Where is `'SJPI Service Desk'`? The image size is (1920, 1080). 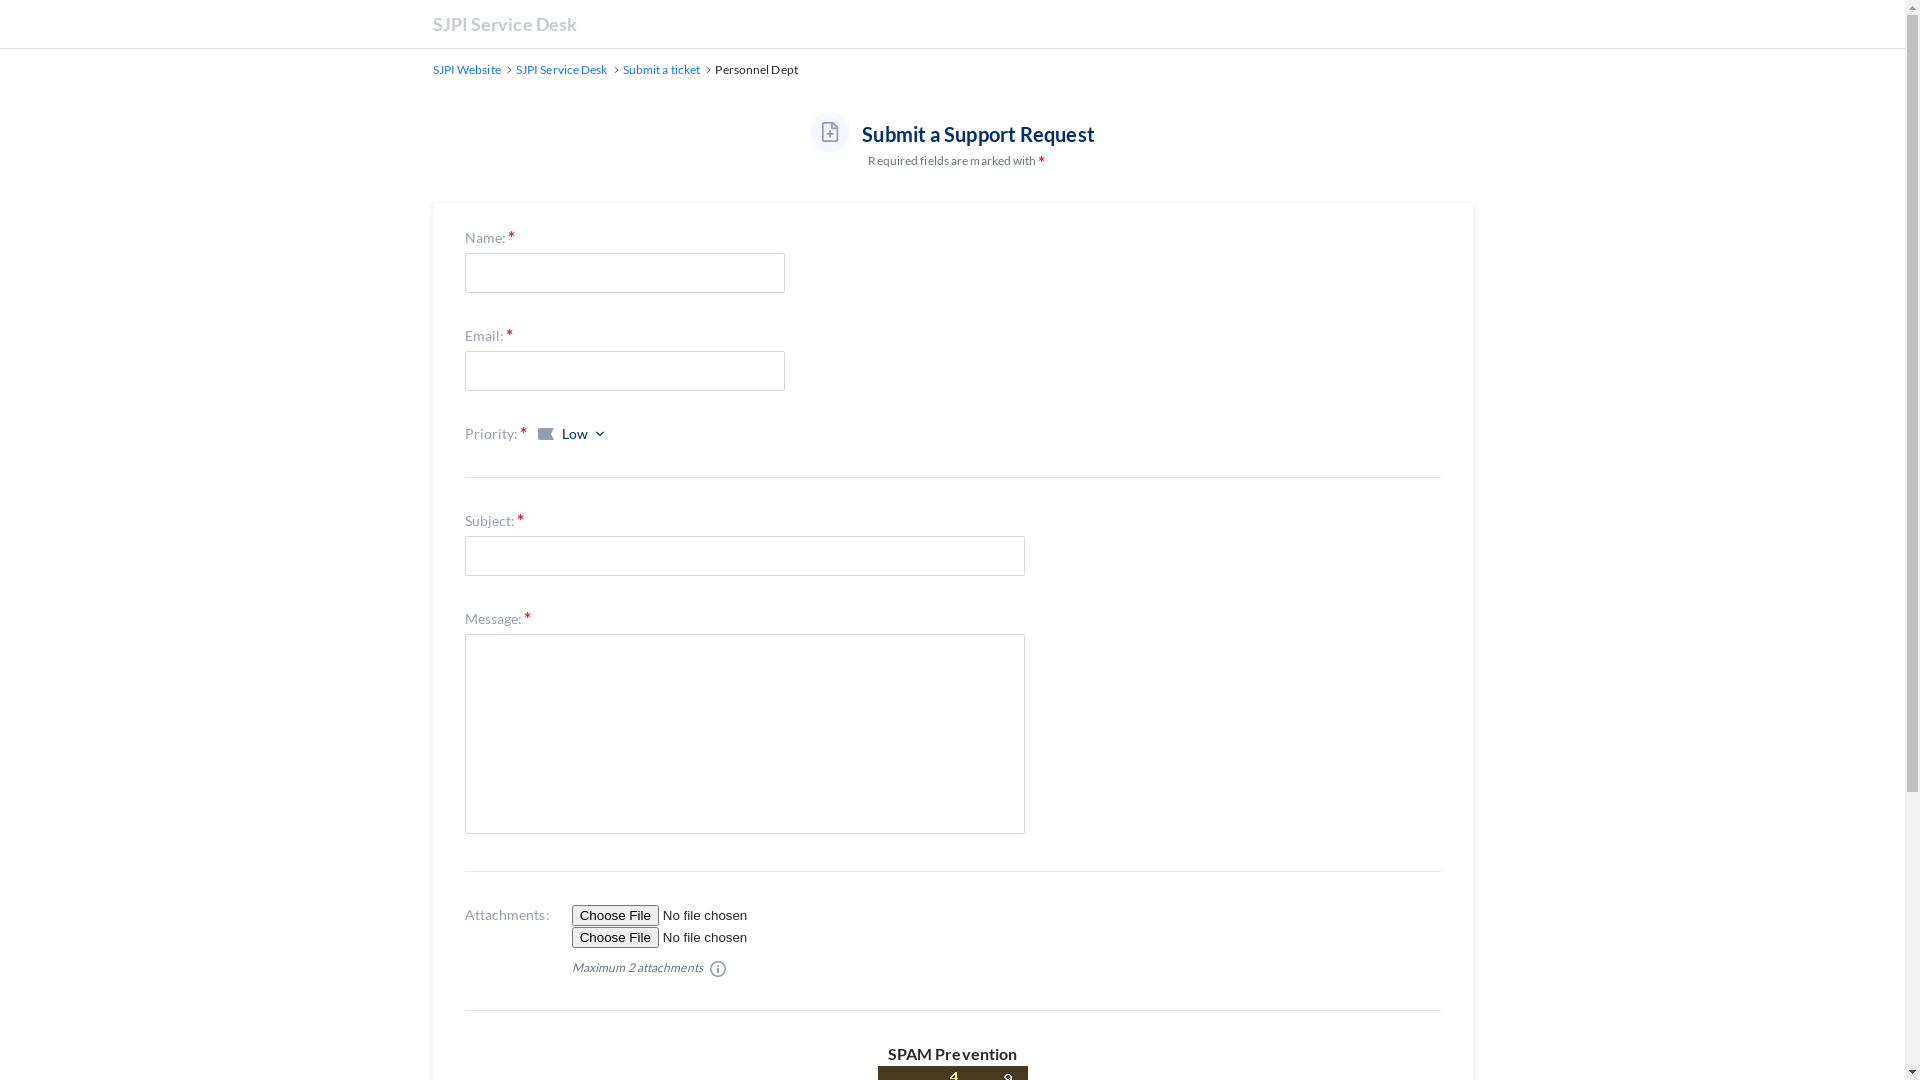 'SJPI Service Desk' is located at coordinates (431, 23).